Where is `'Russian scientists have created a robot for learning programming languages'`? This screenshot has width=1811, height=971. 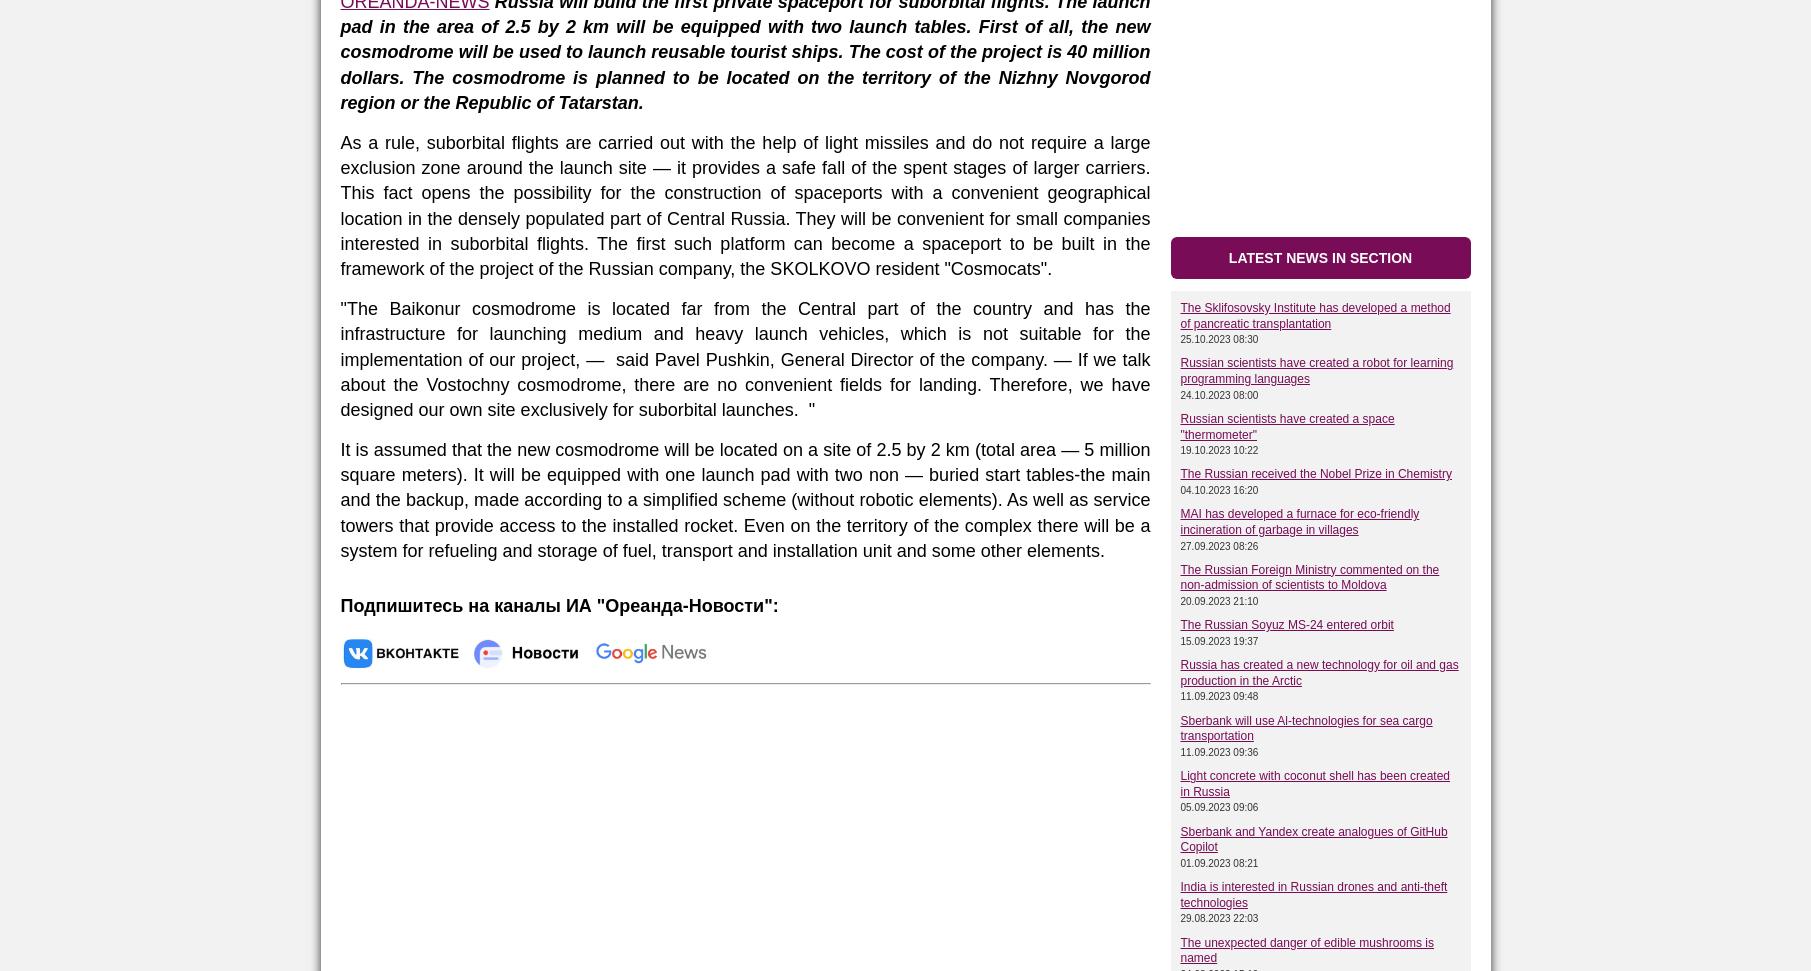 'Russian scientists have created a robot for learning programming languages' is located at coordinates (1315, 371).